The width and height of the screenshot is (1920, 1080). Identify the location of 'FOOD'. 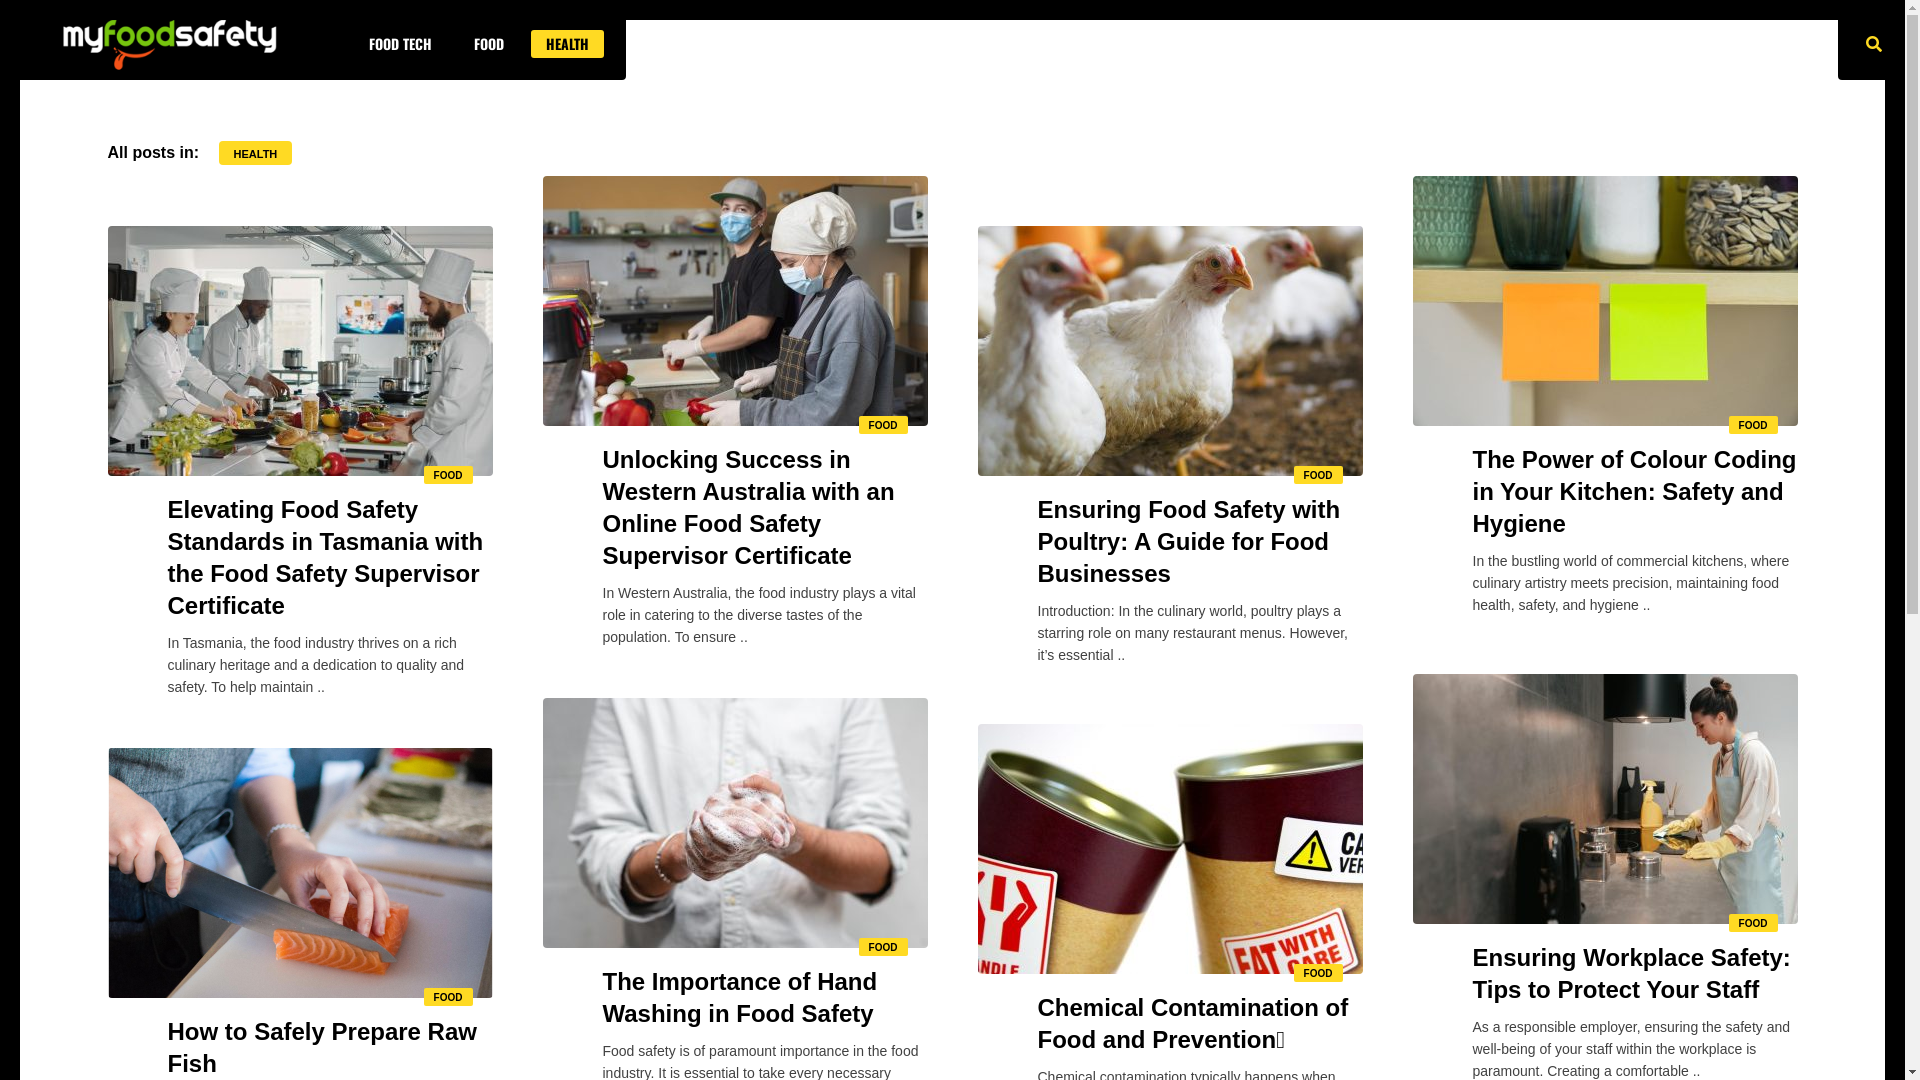
(1752, 923).